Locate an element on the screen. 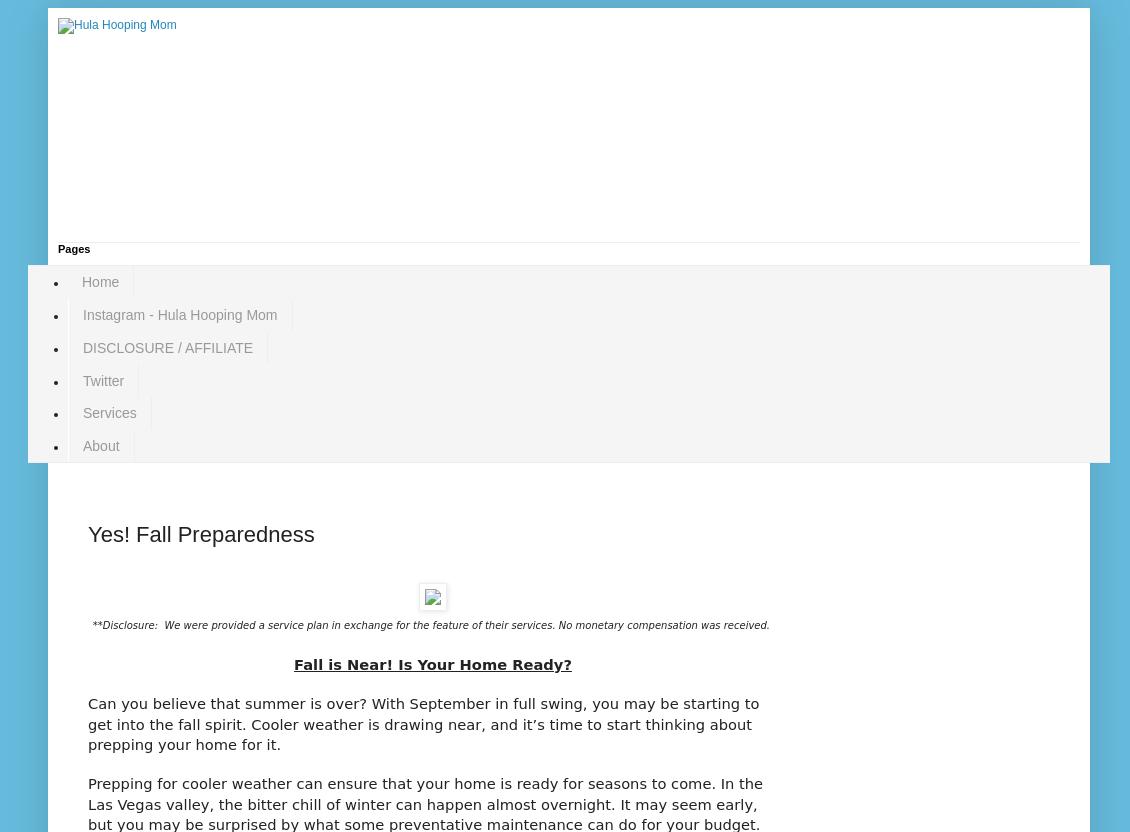  'Twitter' is located at coordinates (103, 378).